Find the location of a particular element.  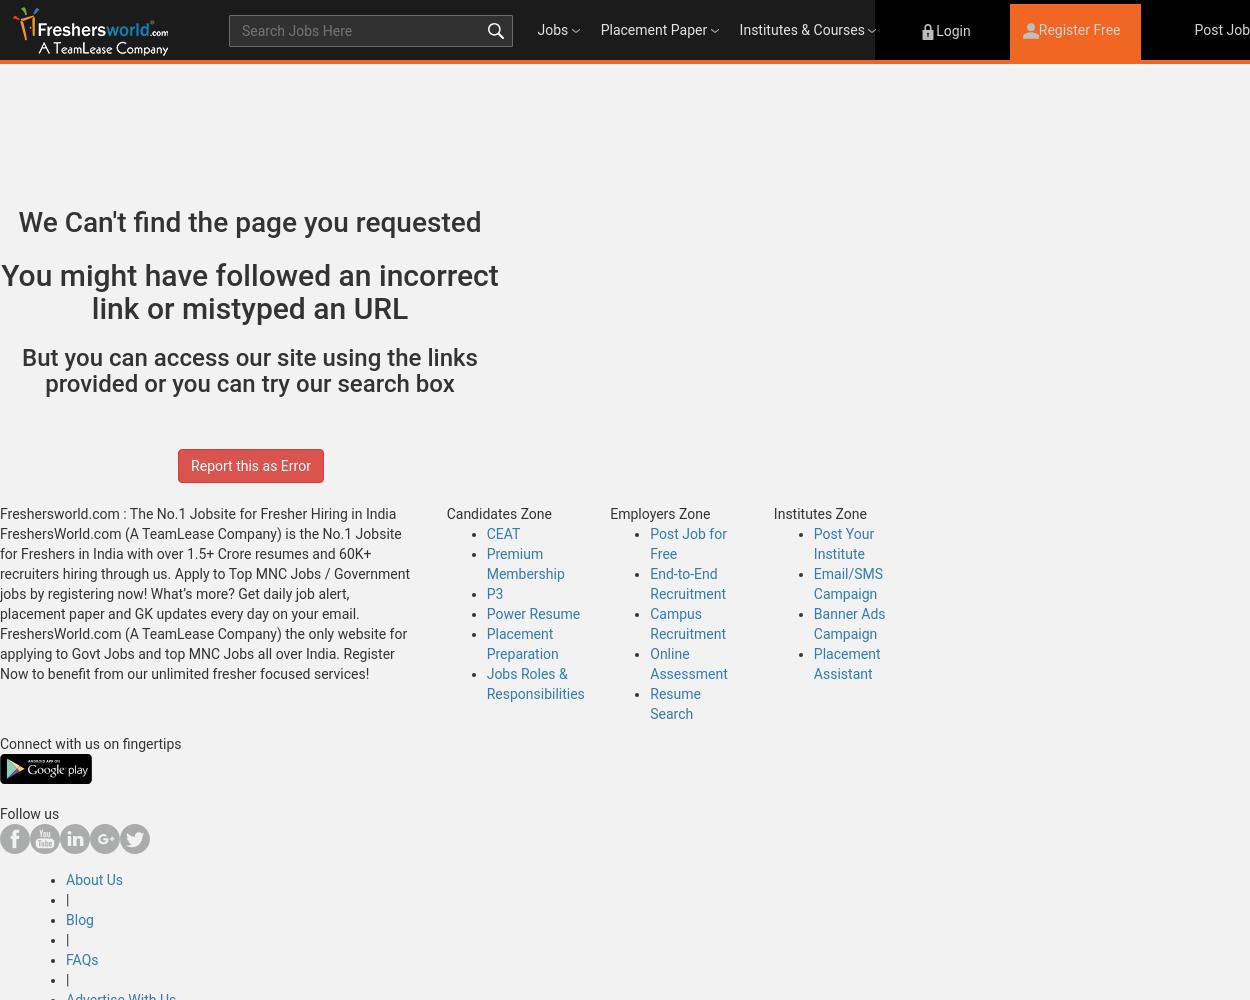

'The No.1 Jobsite for Fresher Hiring in India' is located at coordinates (262, 514).